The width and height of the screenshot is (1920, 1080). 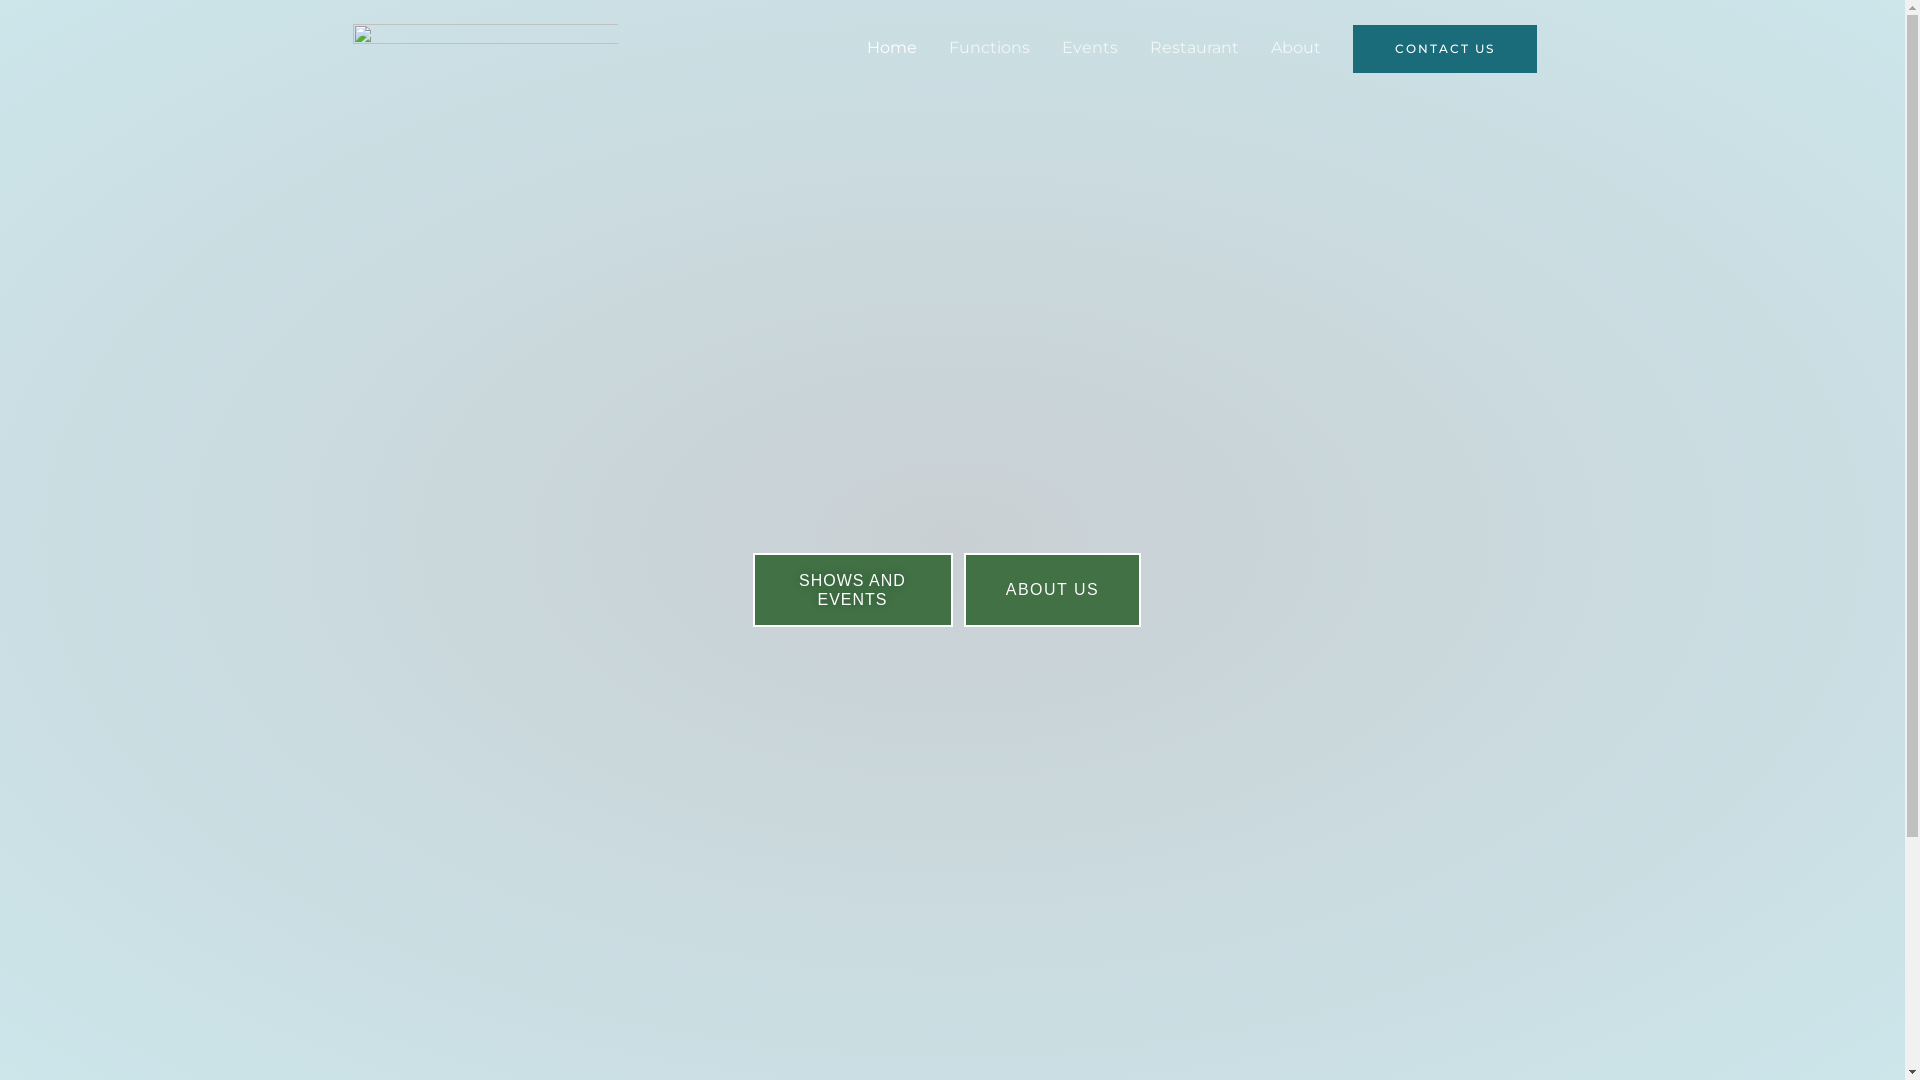 I want to click on 'Events', so click(x=1088, y=46).